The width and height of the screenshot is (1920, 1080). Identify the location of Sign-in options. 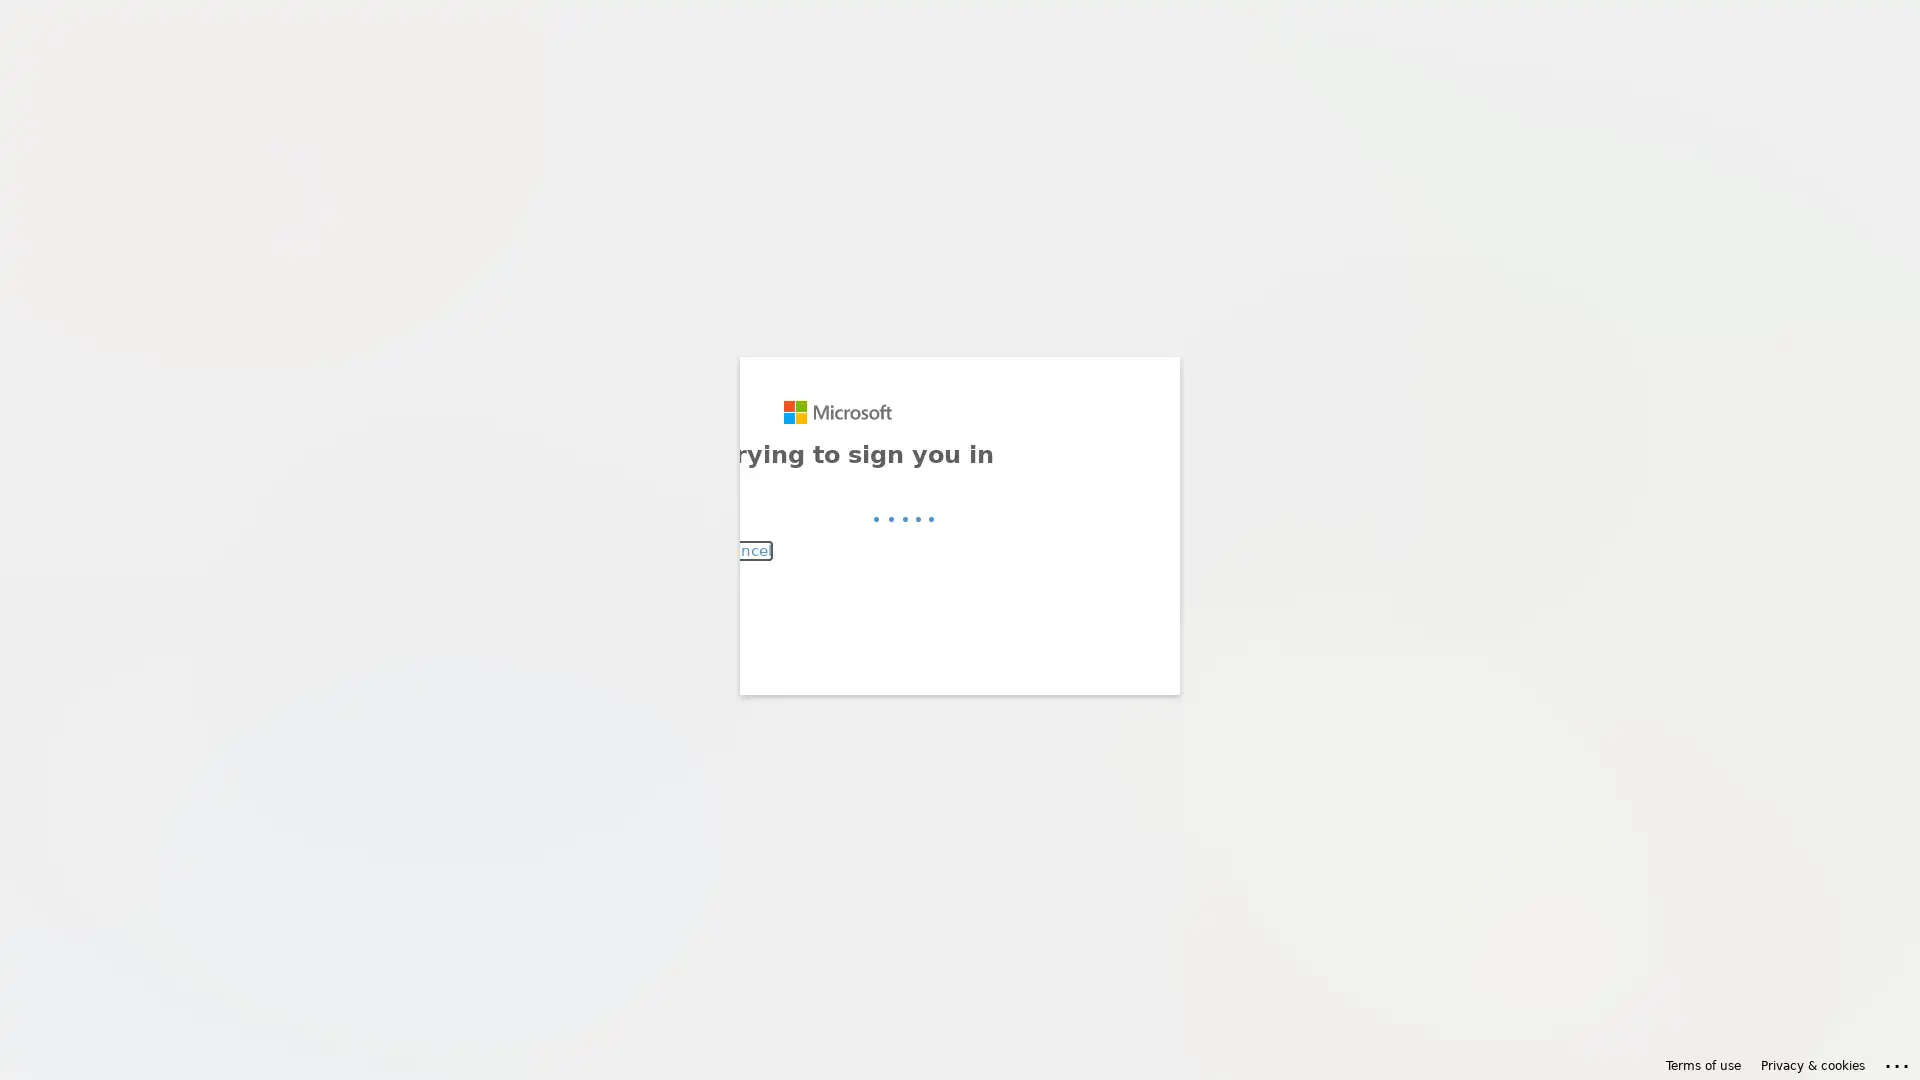
(960, 704).